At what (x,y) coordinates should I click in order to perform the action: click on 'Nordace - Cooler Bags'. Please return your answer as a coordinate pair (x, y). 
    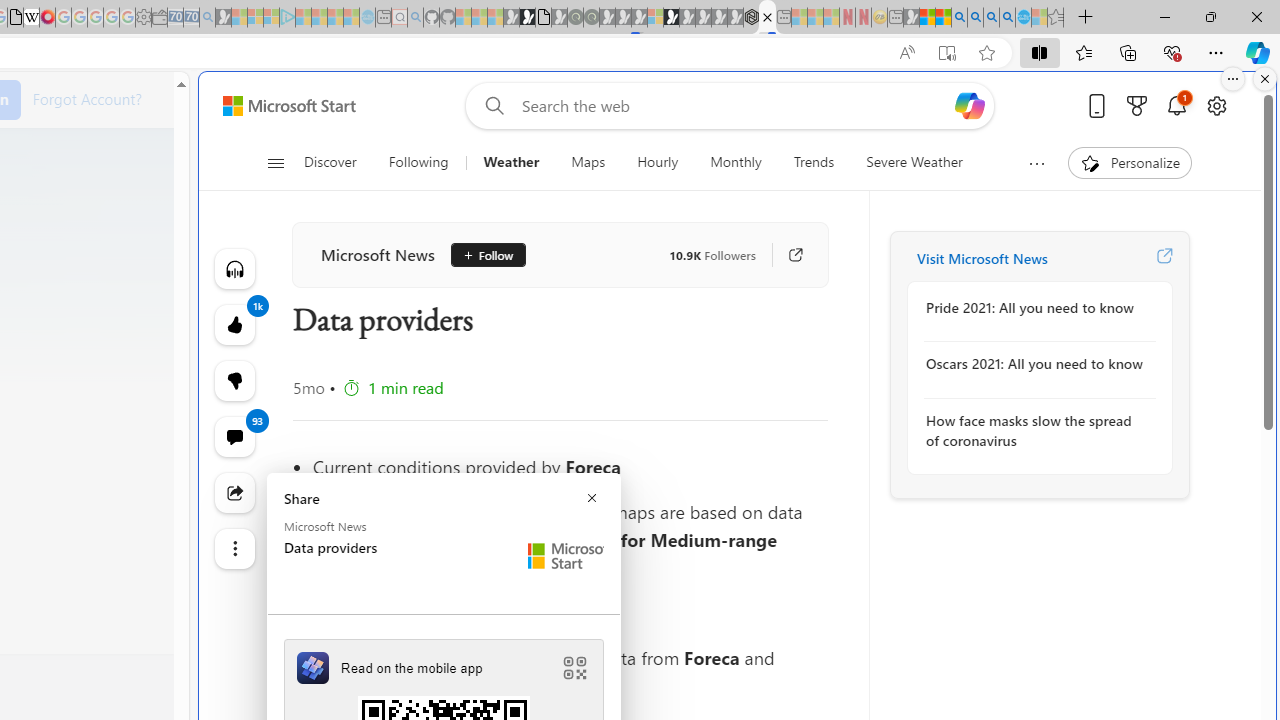
    Looking at the image, I should click on (750, 17).